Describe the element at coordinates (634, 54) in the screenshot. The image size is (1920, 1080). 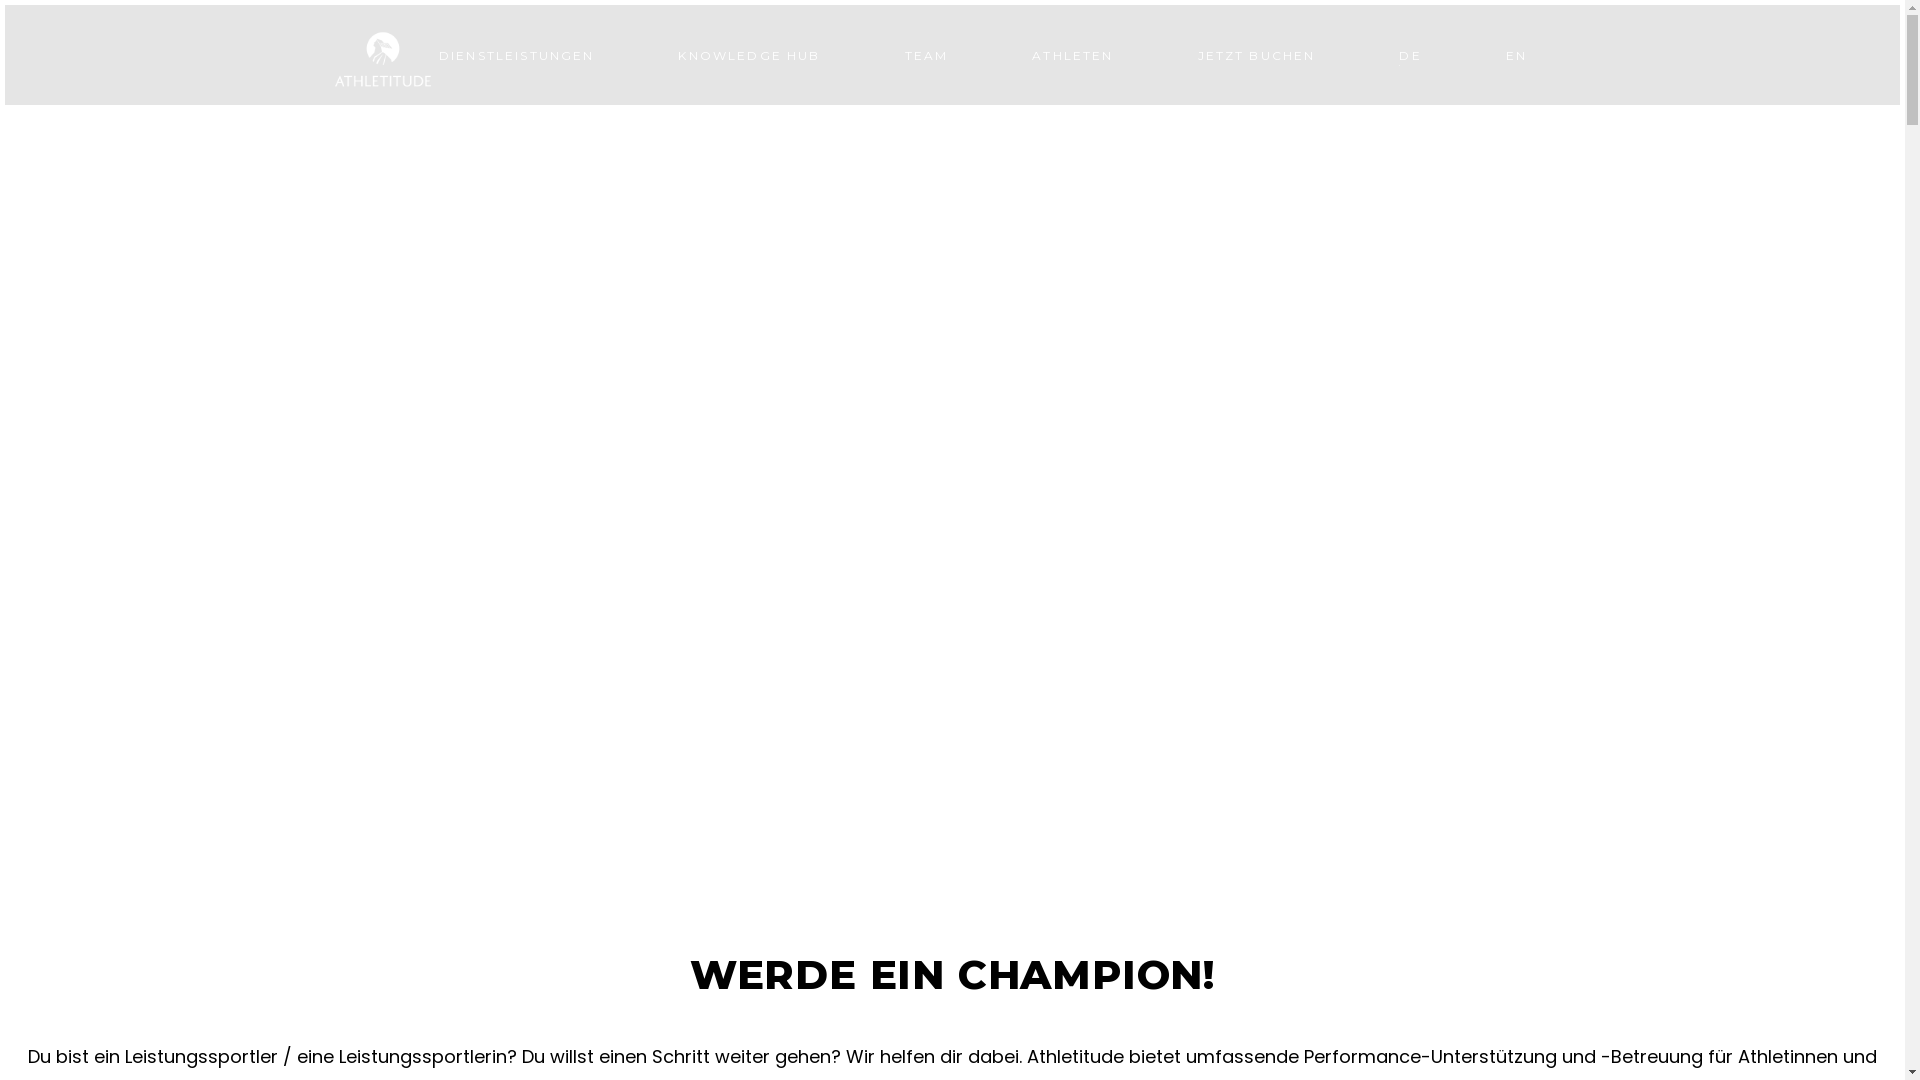
I see `'KNOWLEDGE HUB'` at that location.